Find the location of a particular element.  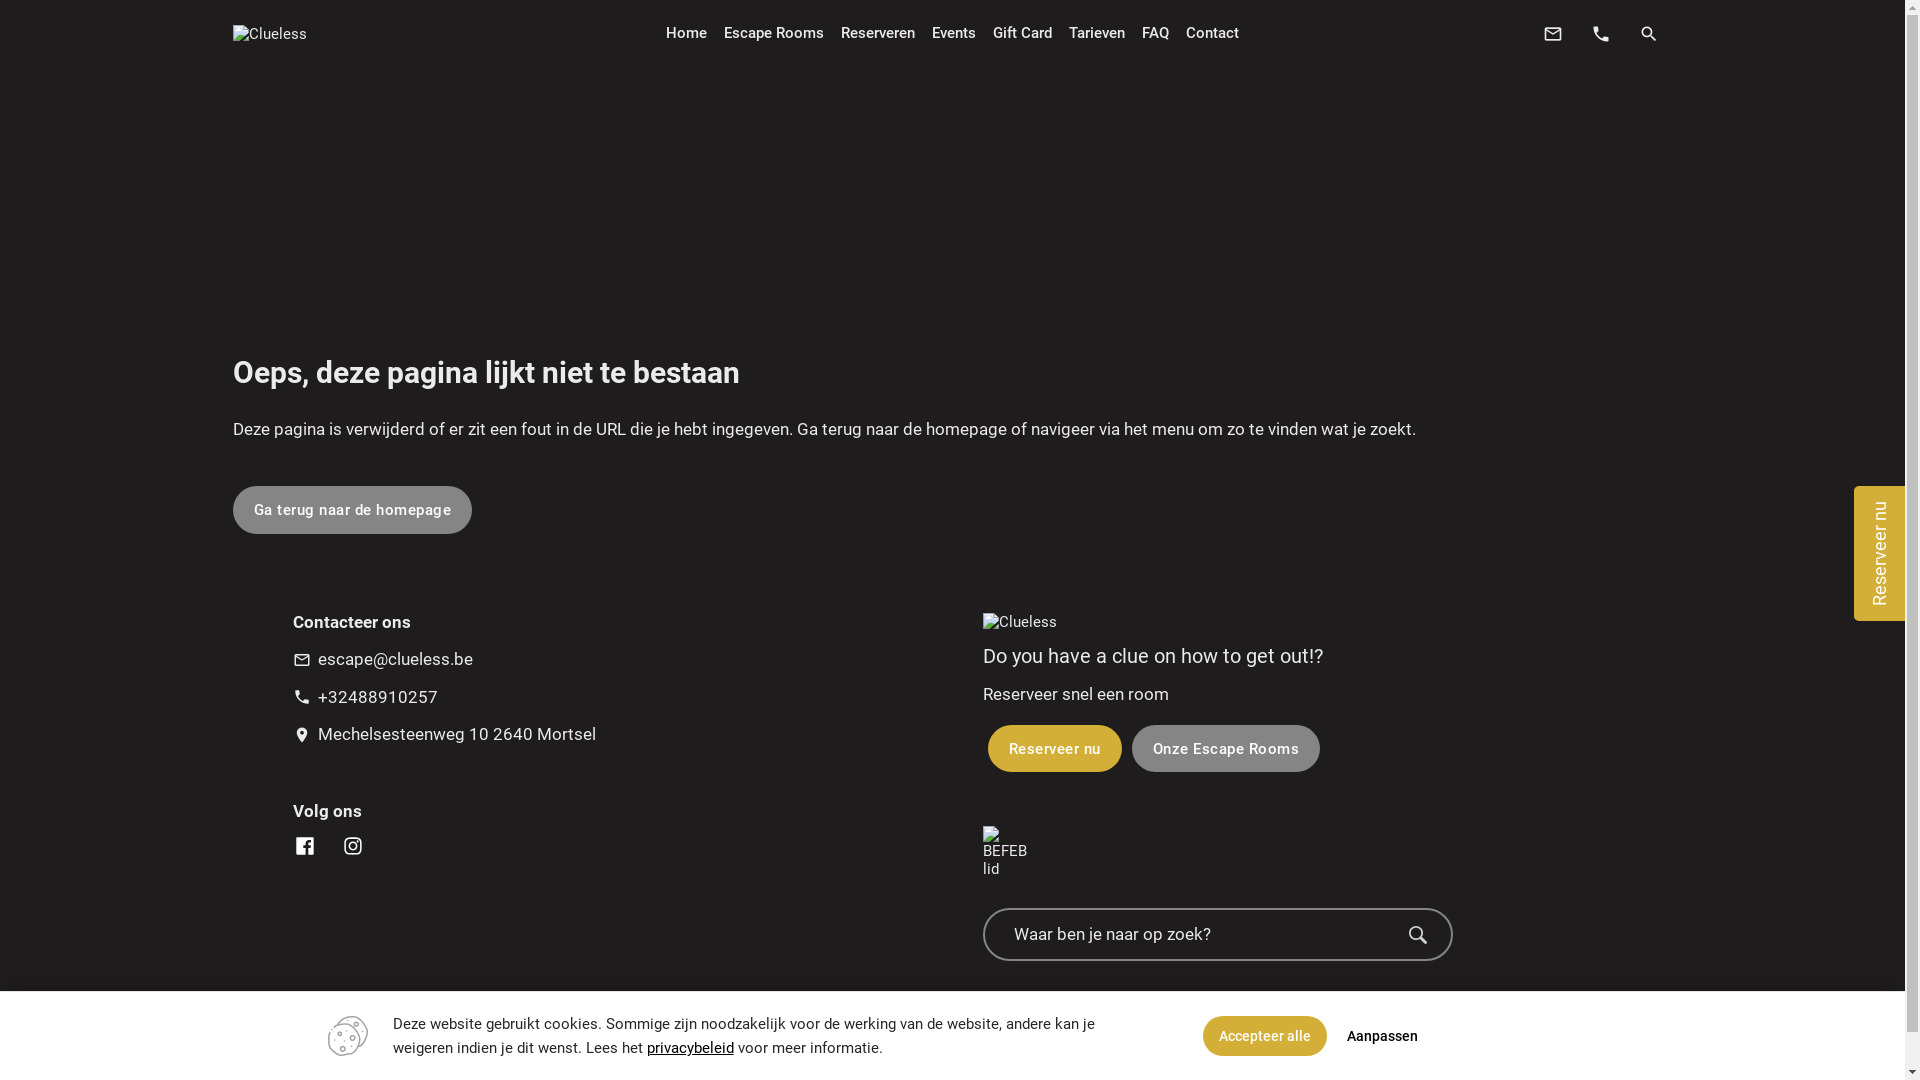

'mail_outline is located at coordinates (382, 663).